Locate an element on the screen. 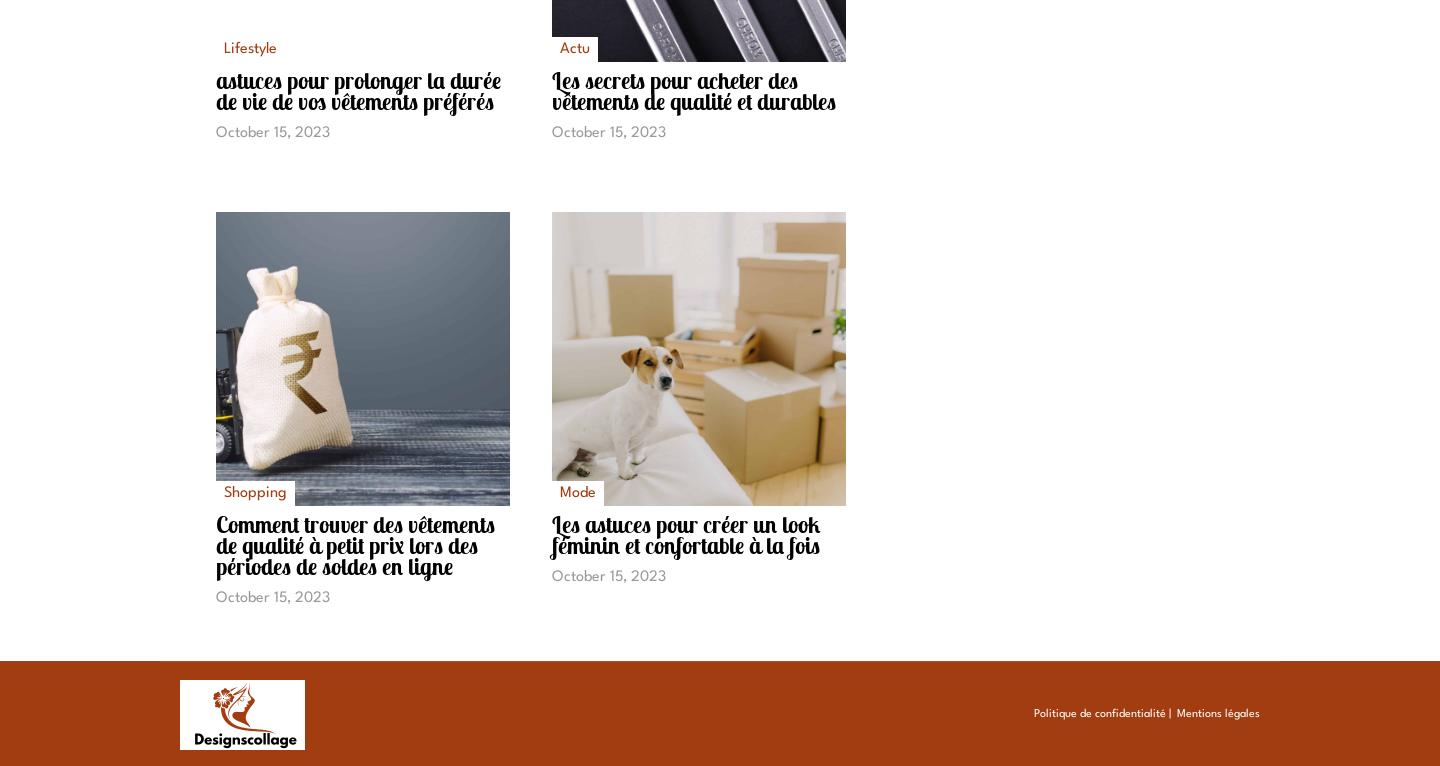  'astuces pour prolonger la durée de vie de vos vêtements préférés' is located at coordinates (358, 90).